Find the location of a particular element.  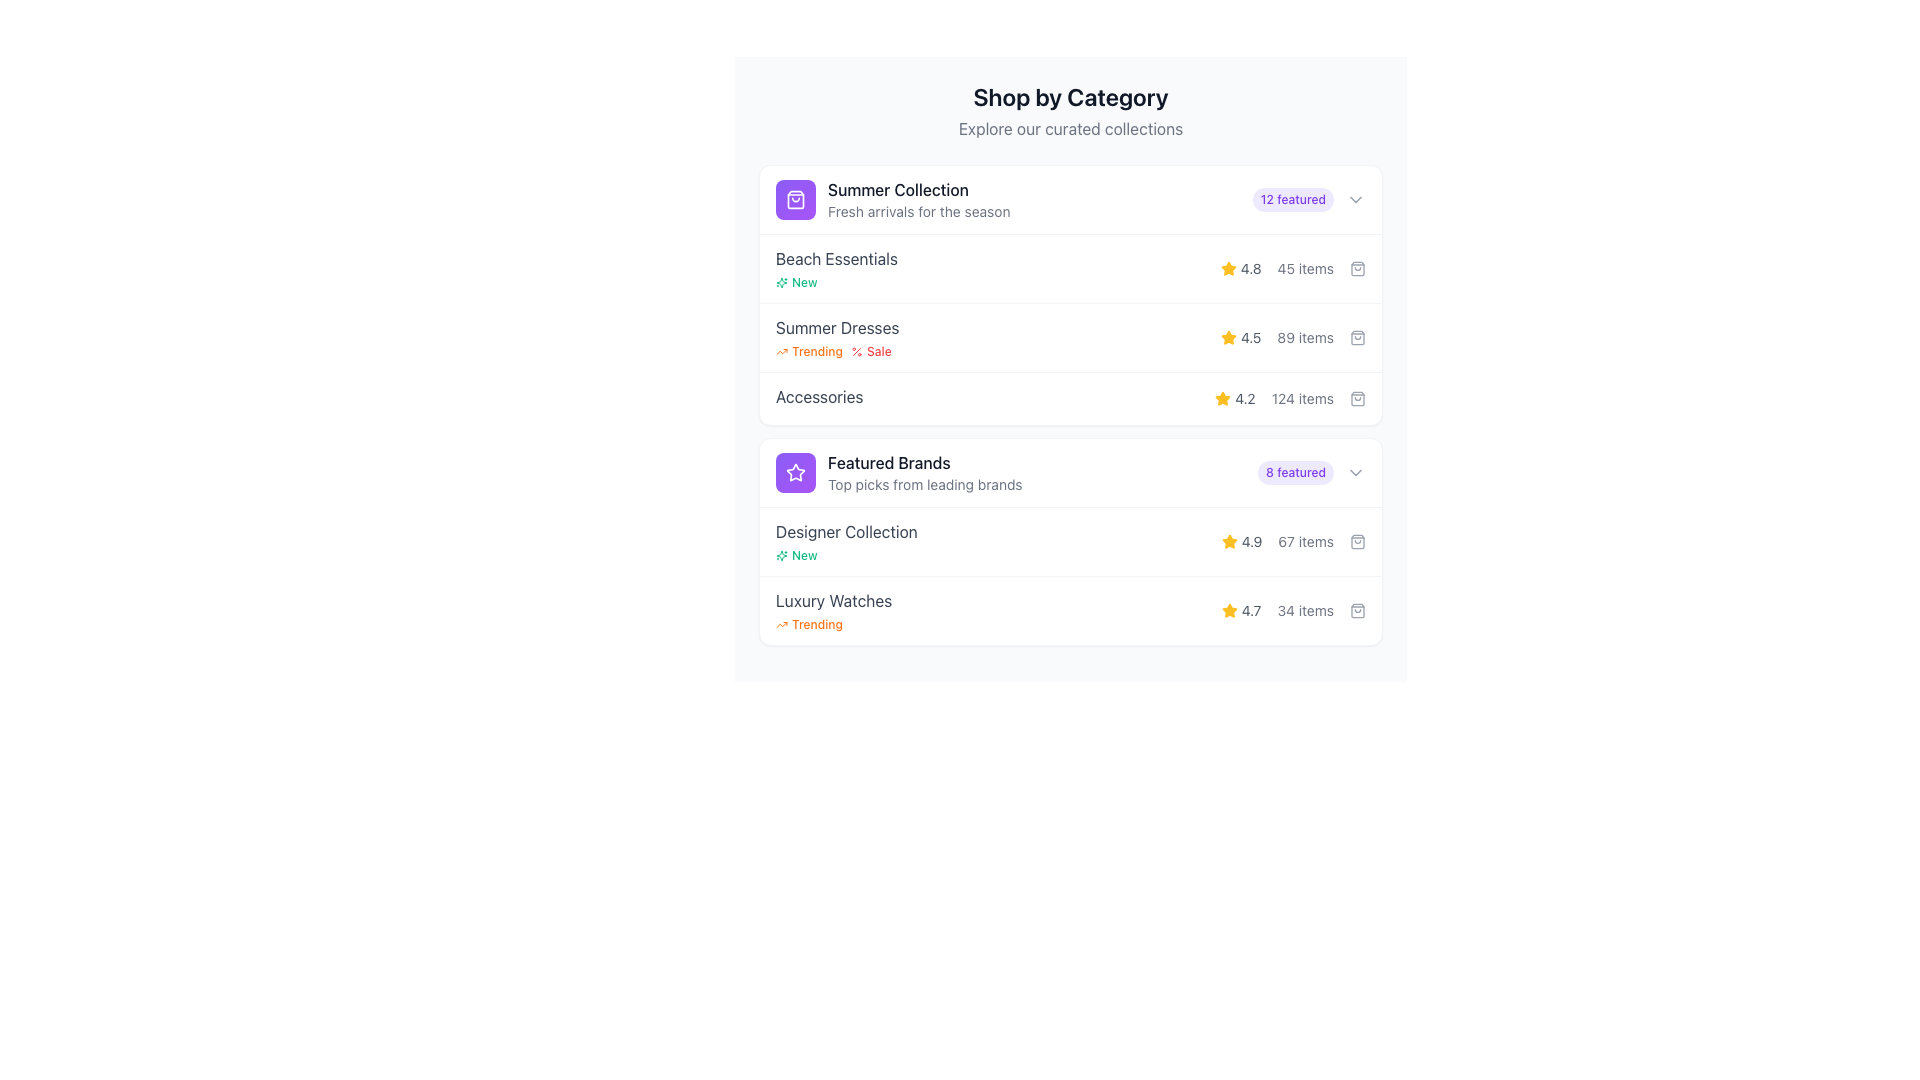

the shopping bag icon, which is part of a group with two other vector paths and is located next to the 'Summer Dresses' rating and item count is located at coordinates (1358, 337).